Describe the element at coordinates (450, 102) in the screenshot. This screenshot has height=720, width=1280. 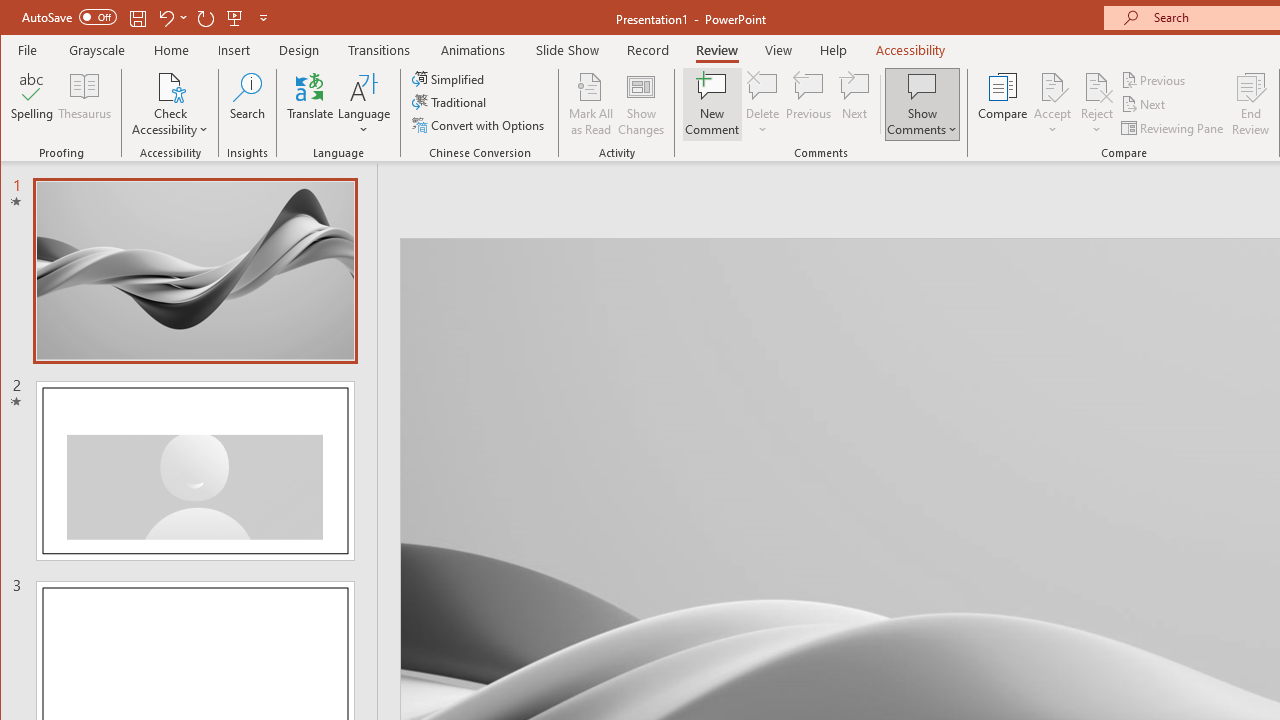
I see `'Traditional'` at that location.